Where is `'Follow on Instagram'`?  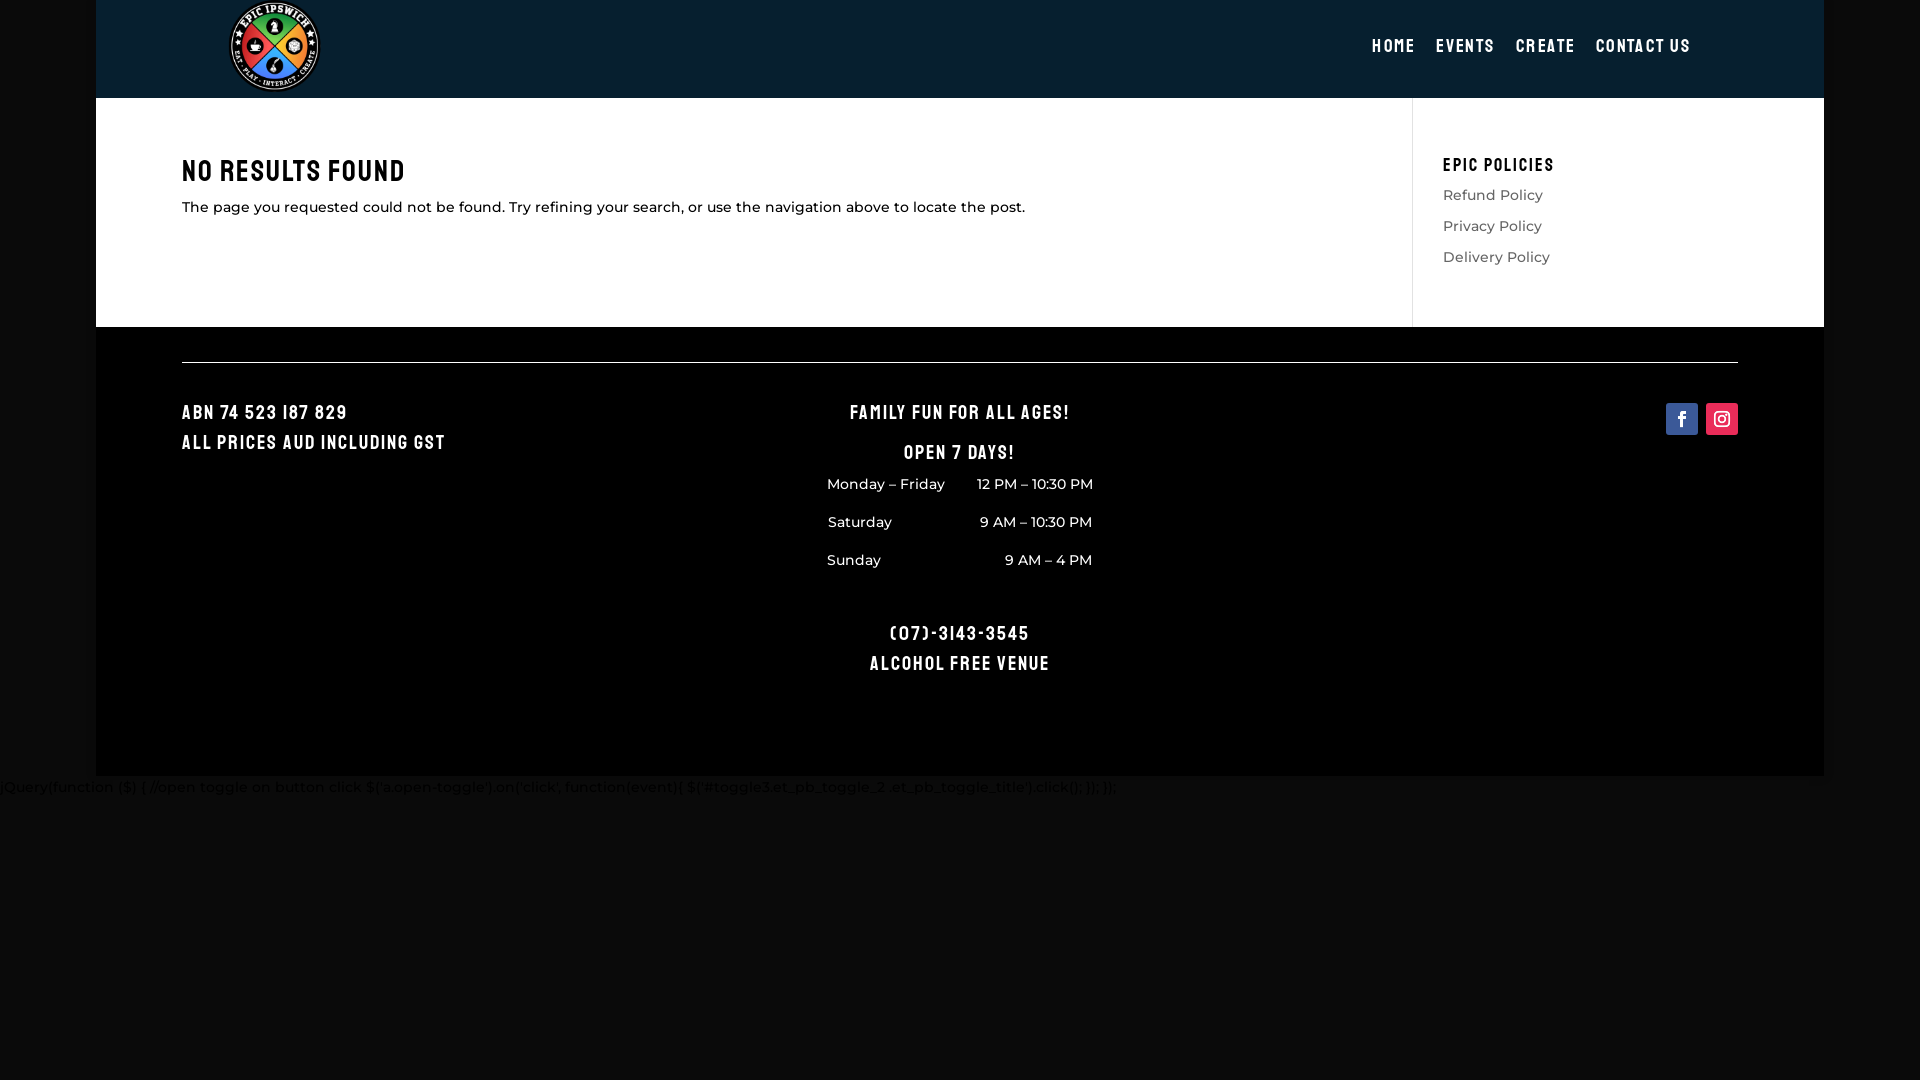 'Follow on Instagram' is located at coordinates (1721, 418).